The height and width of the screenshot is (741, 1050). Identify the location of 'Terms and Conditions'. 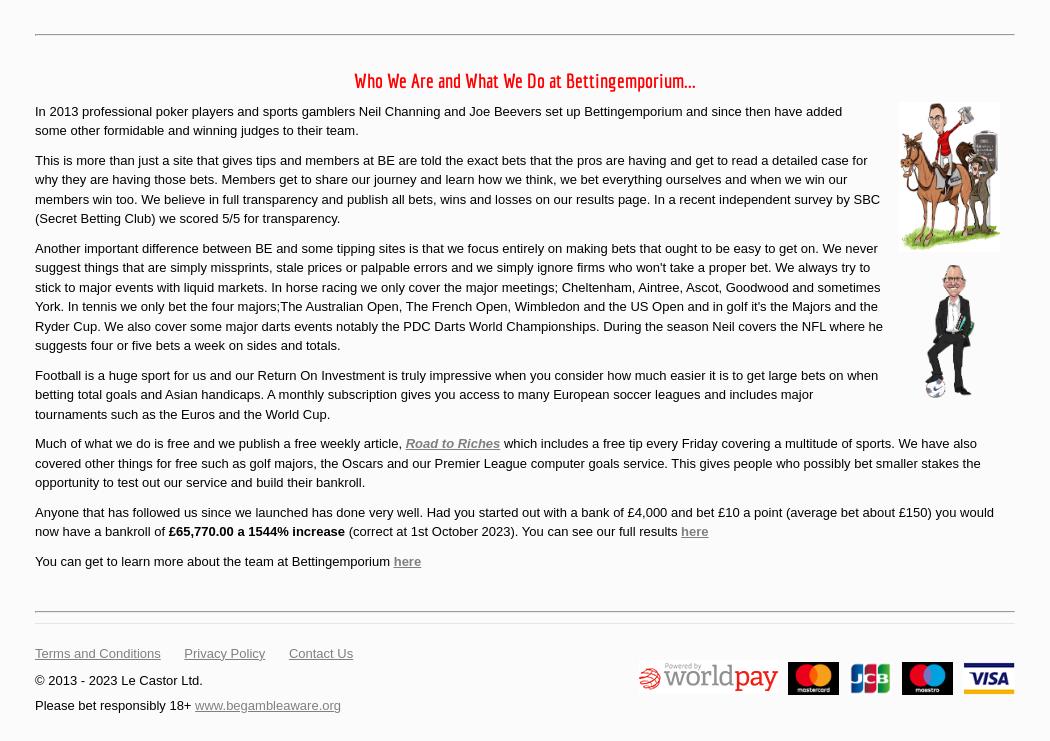
(97, 651).